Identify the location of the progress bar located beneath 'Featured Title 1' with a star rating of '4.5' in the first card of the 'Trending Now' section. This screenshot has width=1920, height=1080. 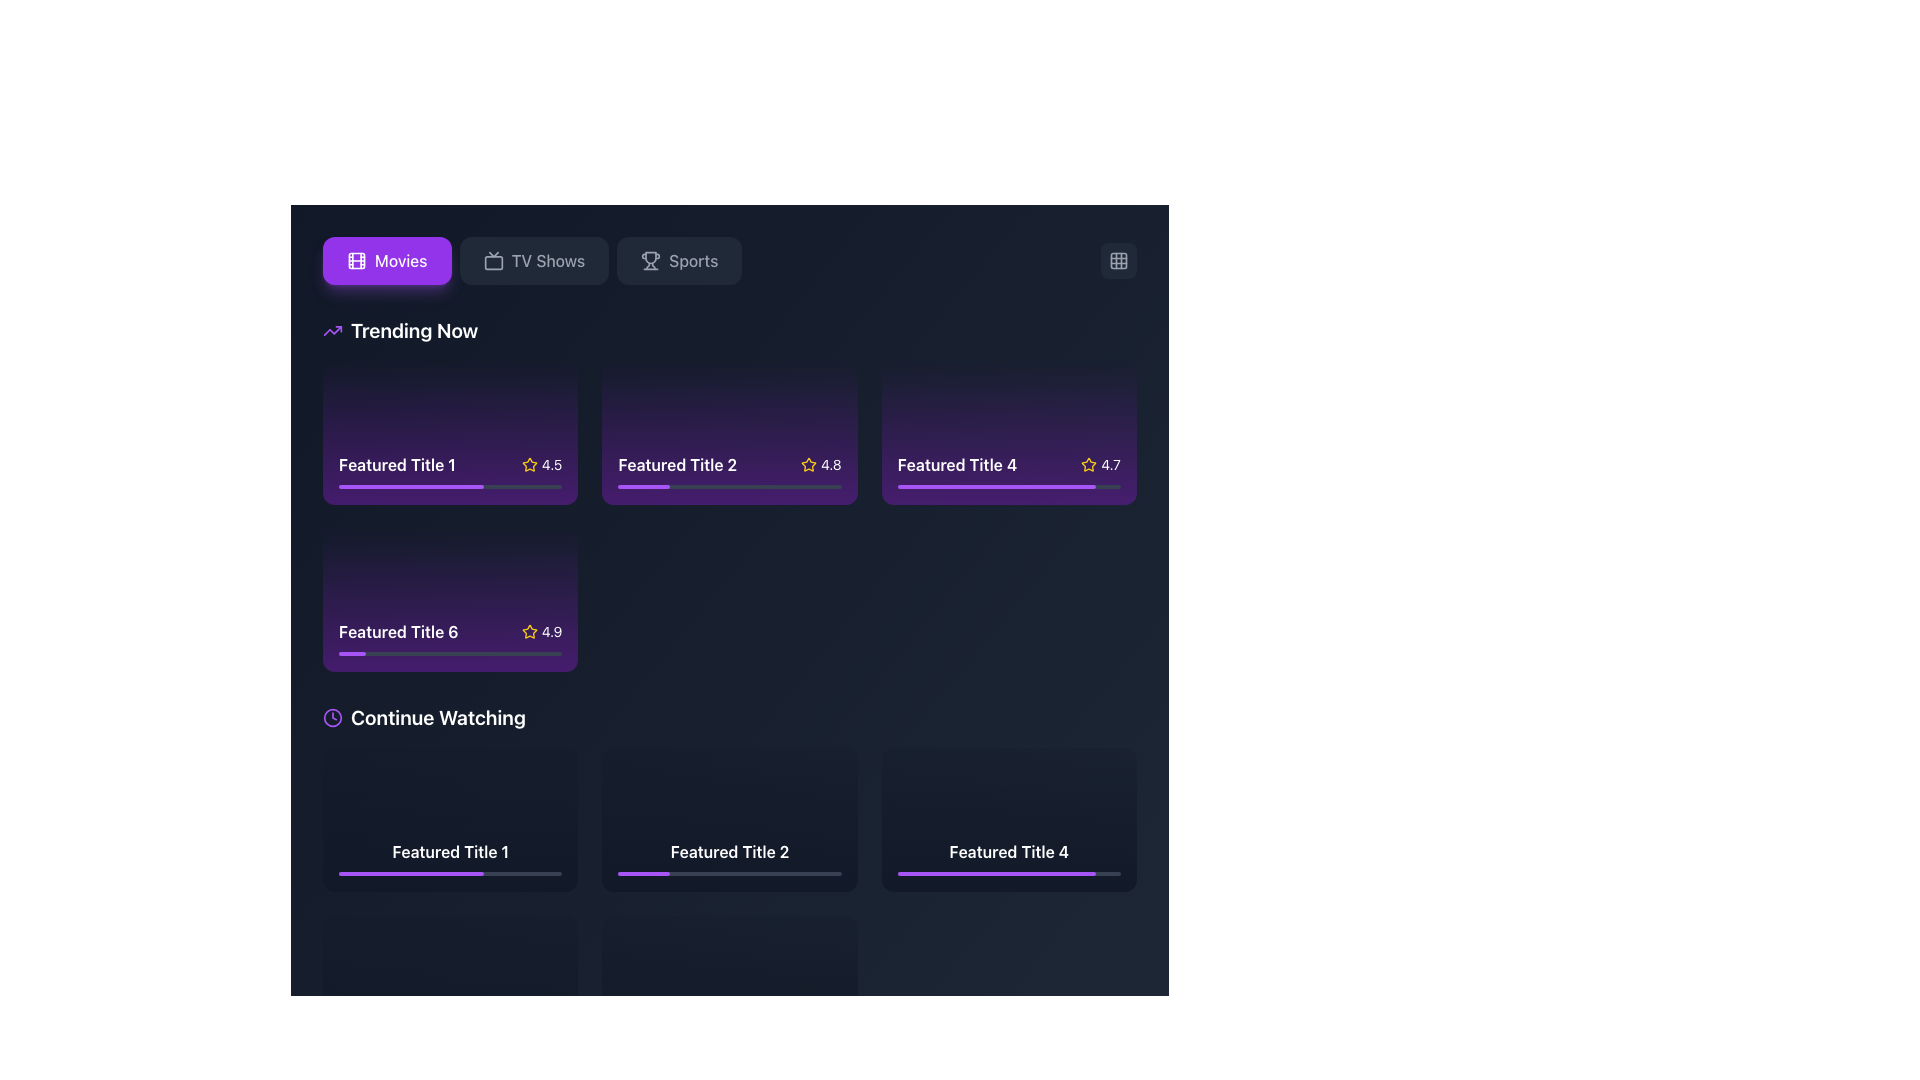
(449, 486).